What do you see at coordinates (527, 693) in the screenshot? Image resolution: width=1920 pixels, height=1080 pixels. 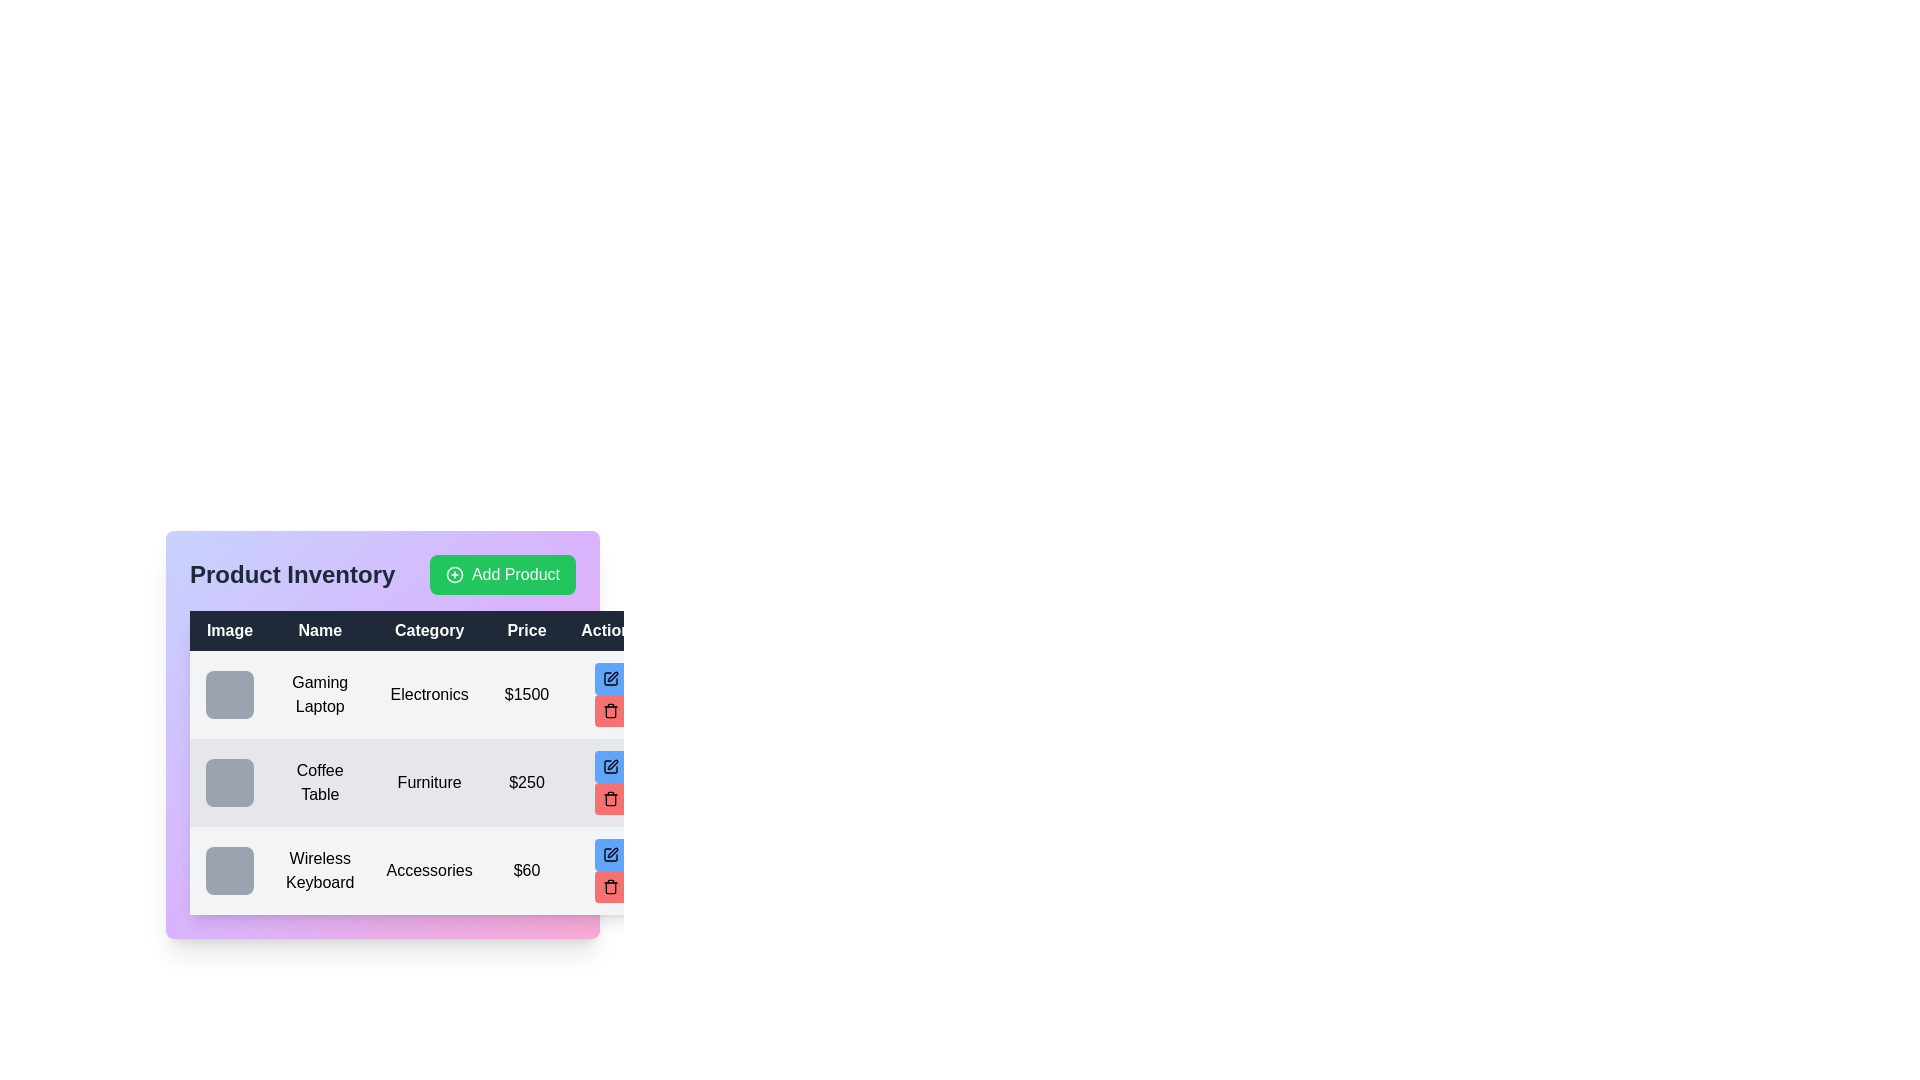 I see `the Text Display showing the monetary amount '$1500' for the 'Gaming Laptop' under the 'Price' column` at bounding box center [527, 693].